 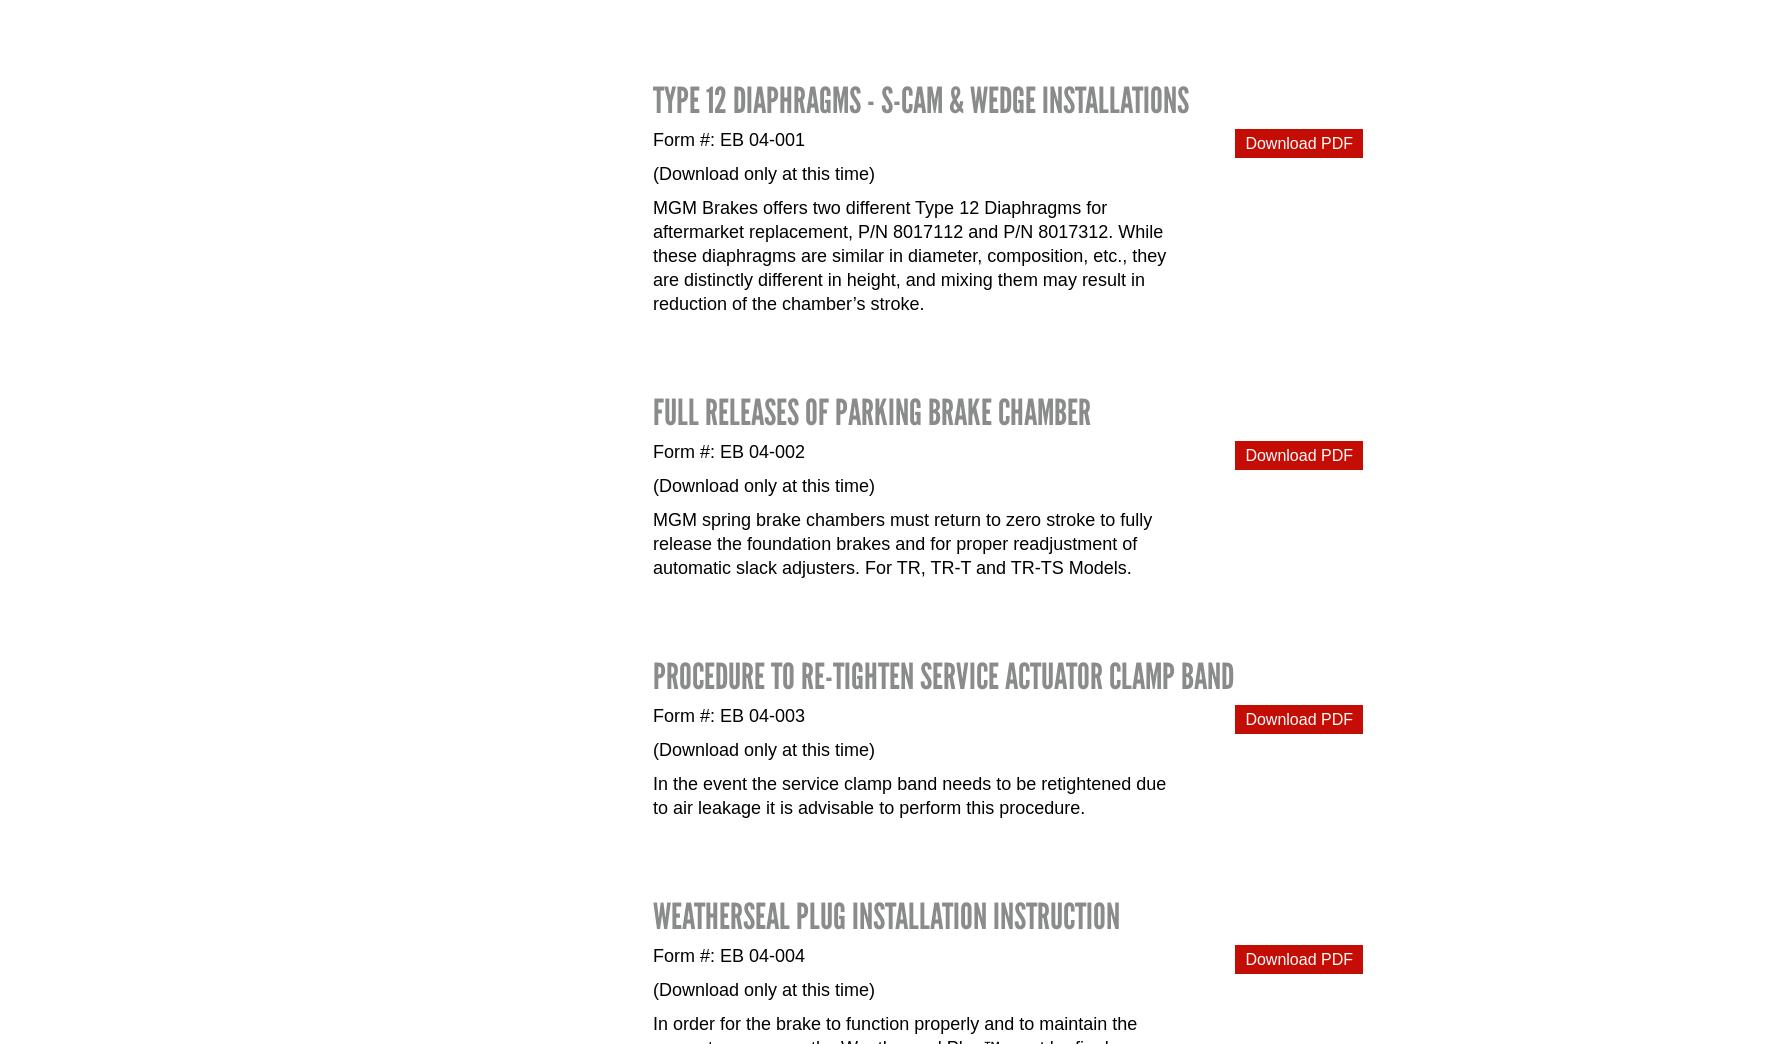 I want to click on 'Procedure to Re-tighten Service Actuator Clamp Band', so click(x=943, y=674).